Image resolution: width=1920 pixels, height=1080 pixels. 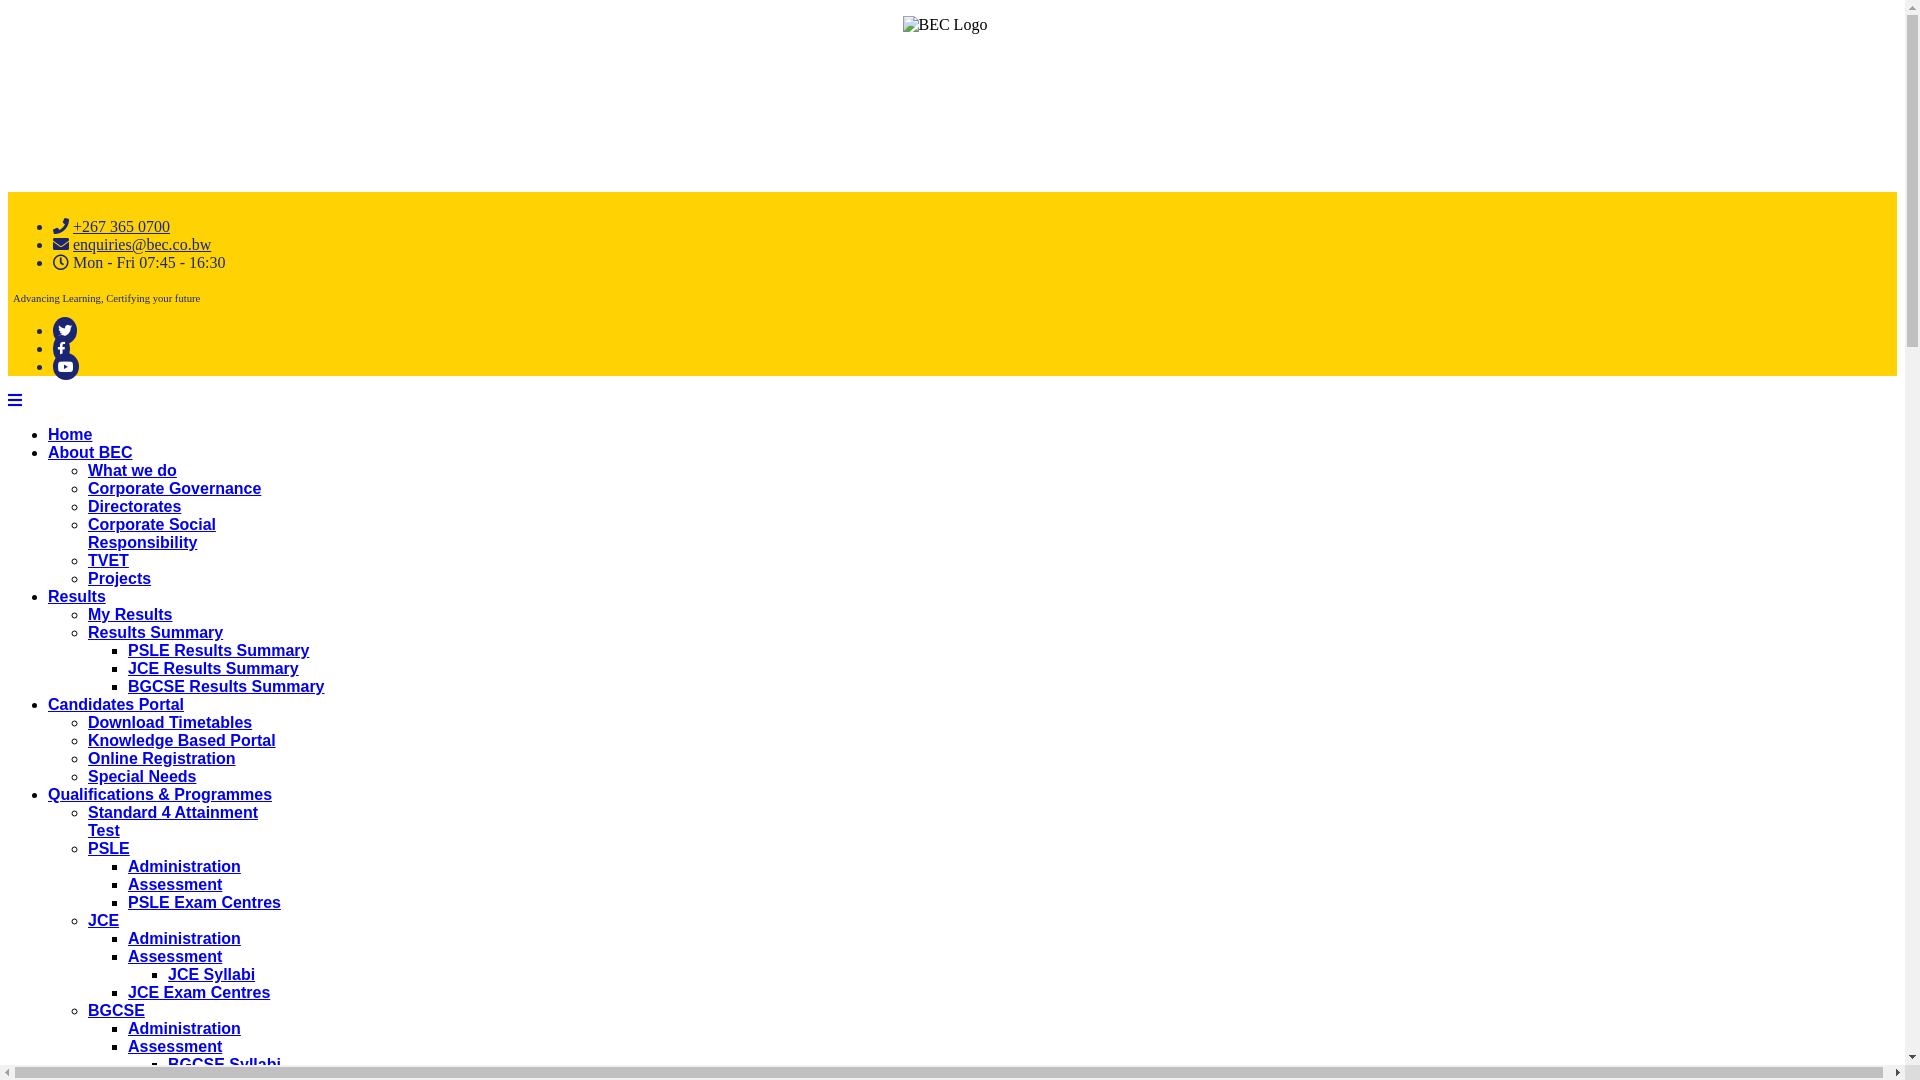 What do you see at coordinates (182, 740) in the screenshot?
I see `'Knowledge Based Portal'` at bounding box center [182, 740].